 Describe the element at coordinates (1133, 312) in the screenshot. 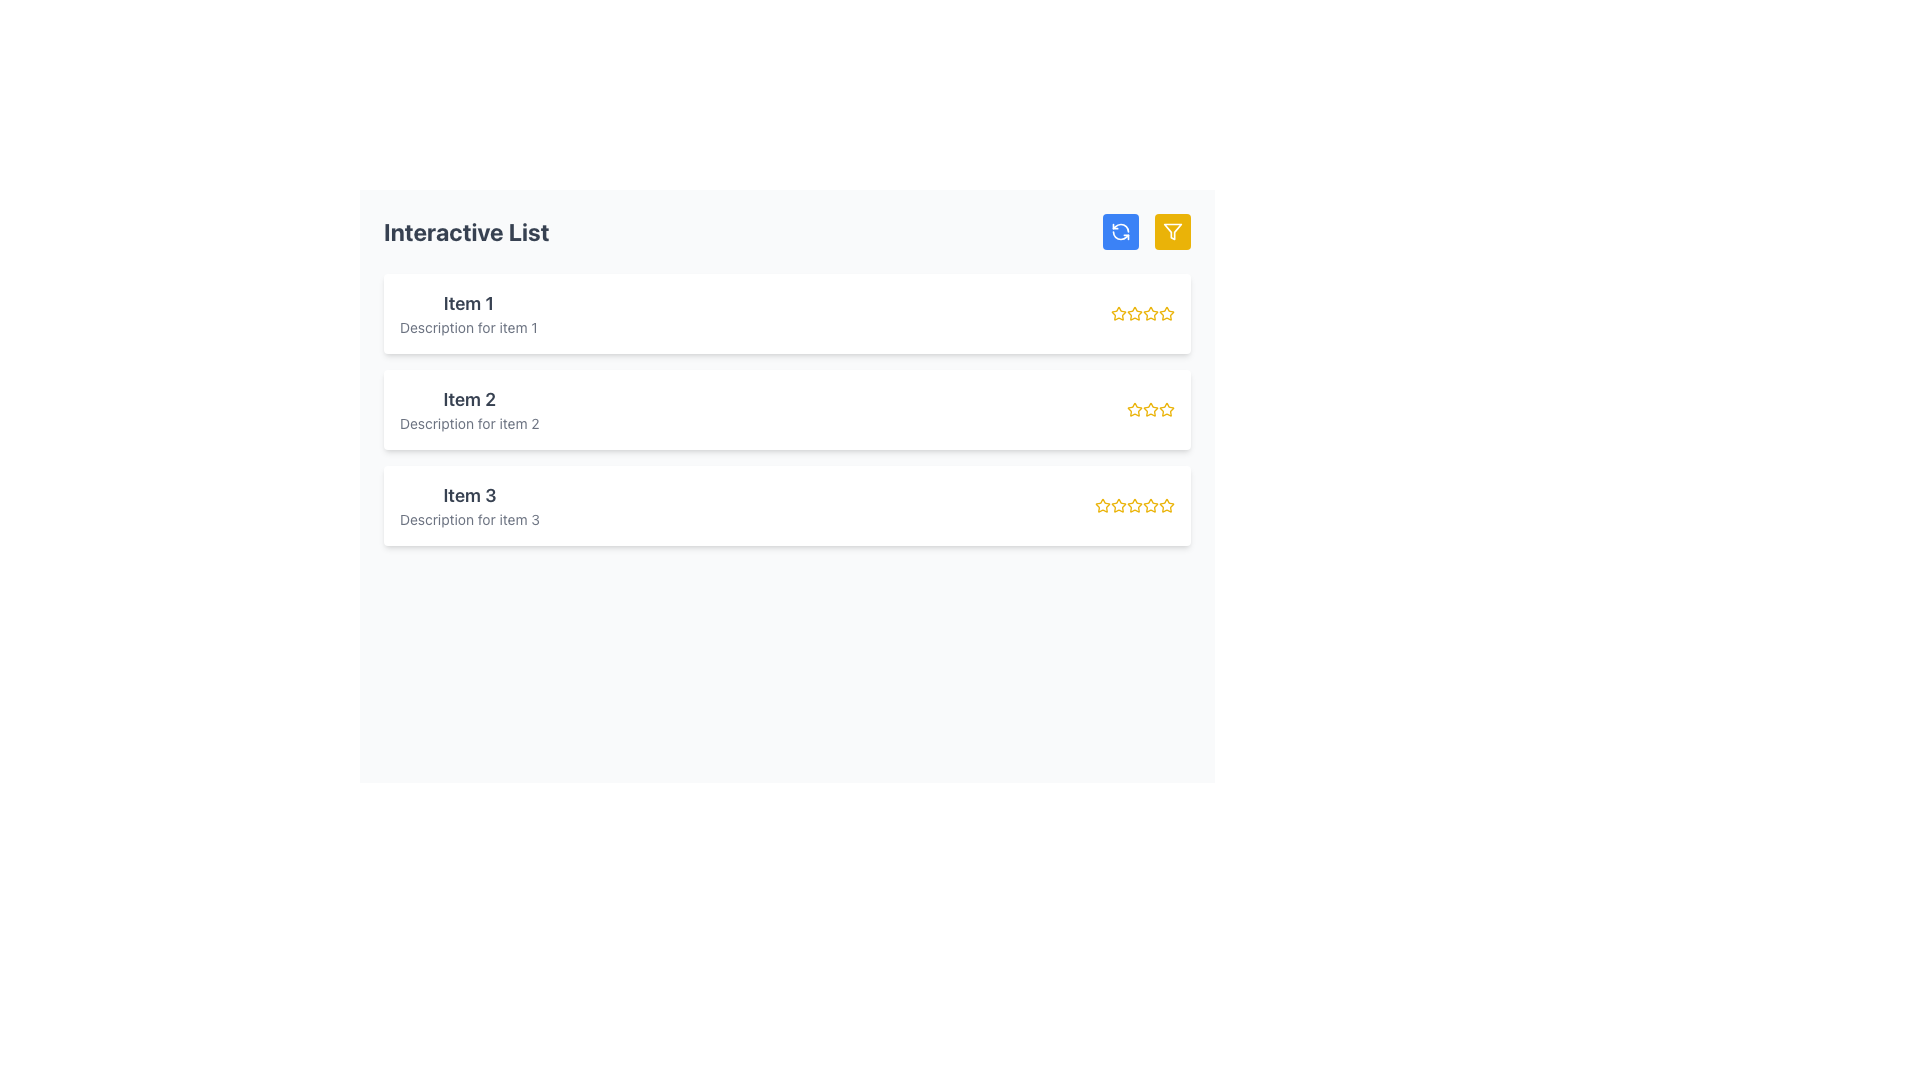

I see `the first star icon in the row of five rating stars located to the right of the text 'Item 1' to provide a rating` at that location.